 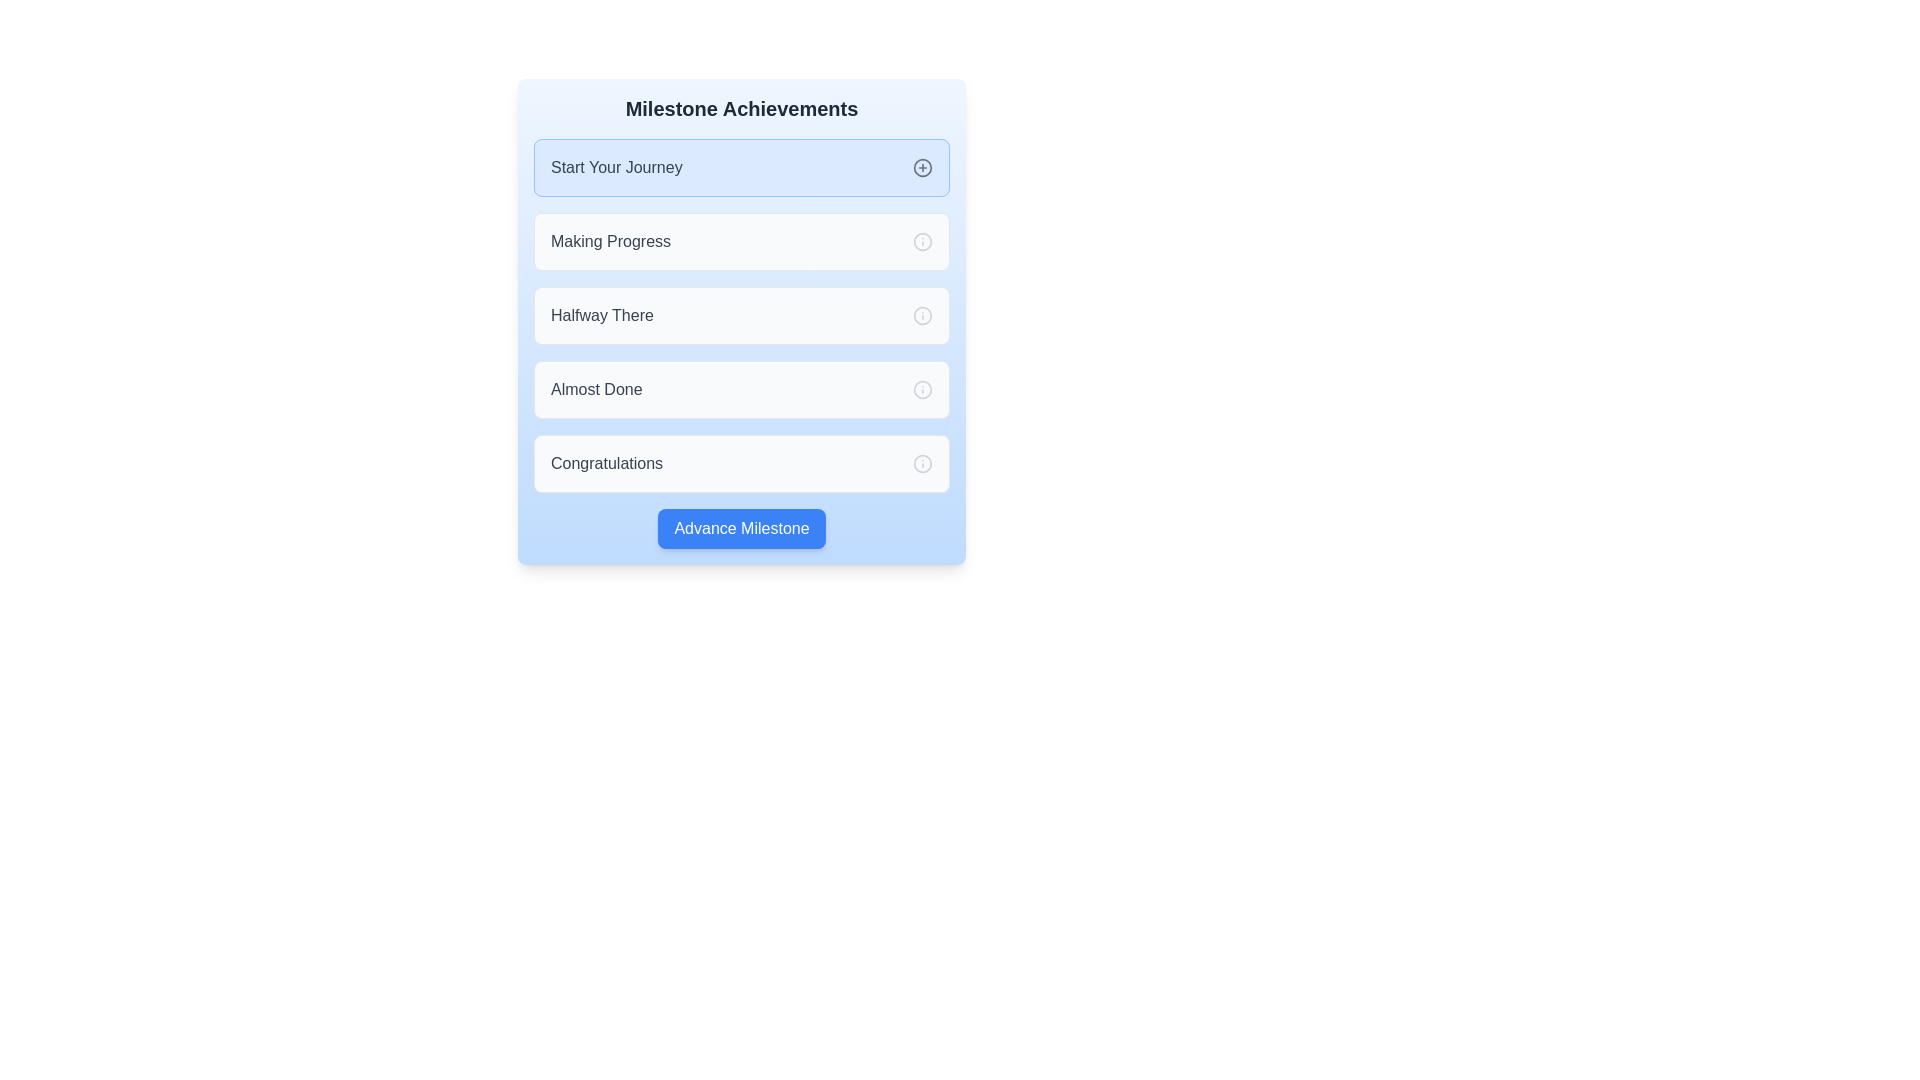 I want to click on the information indicator icon located to the right of the 'Halfway There' text, so click(x=921, y=315).